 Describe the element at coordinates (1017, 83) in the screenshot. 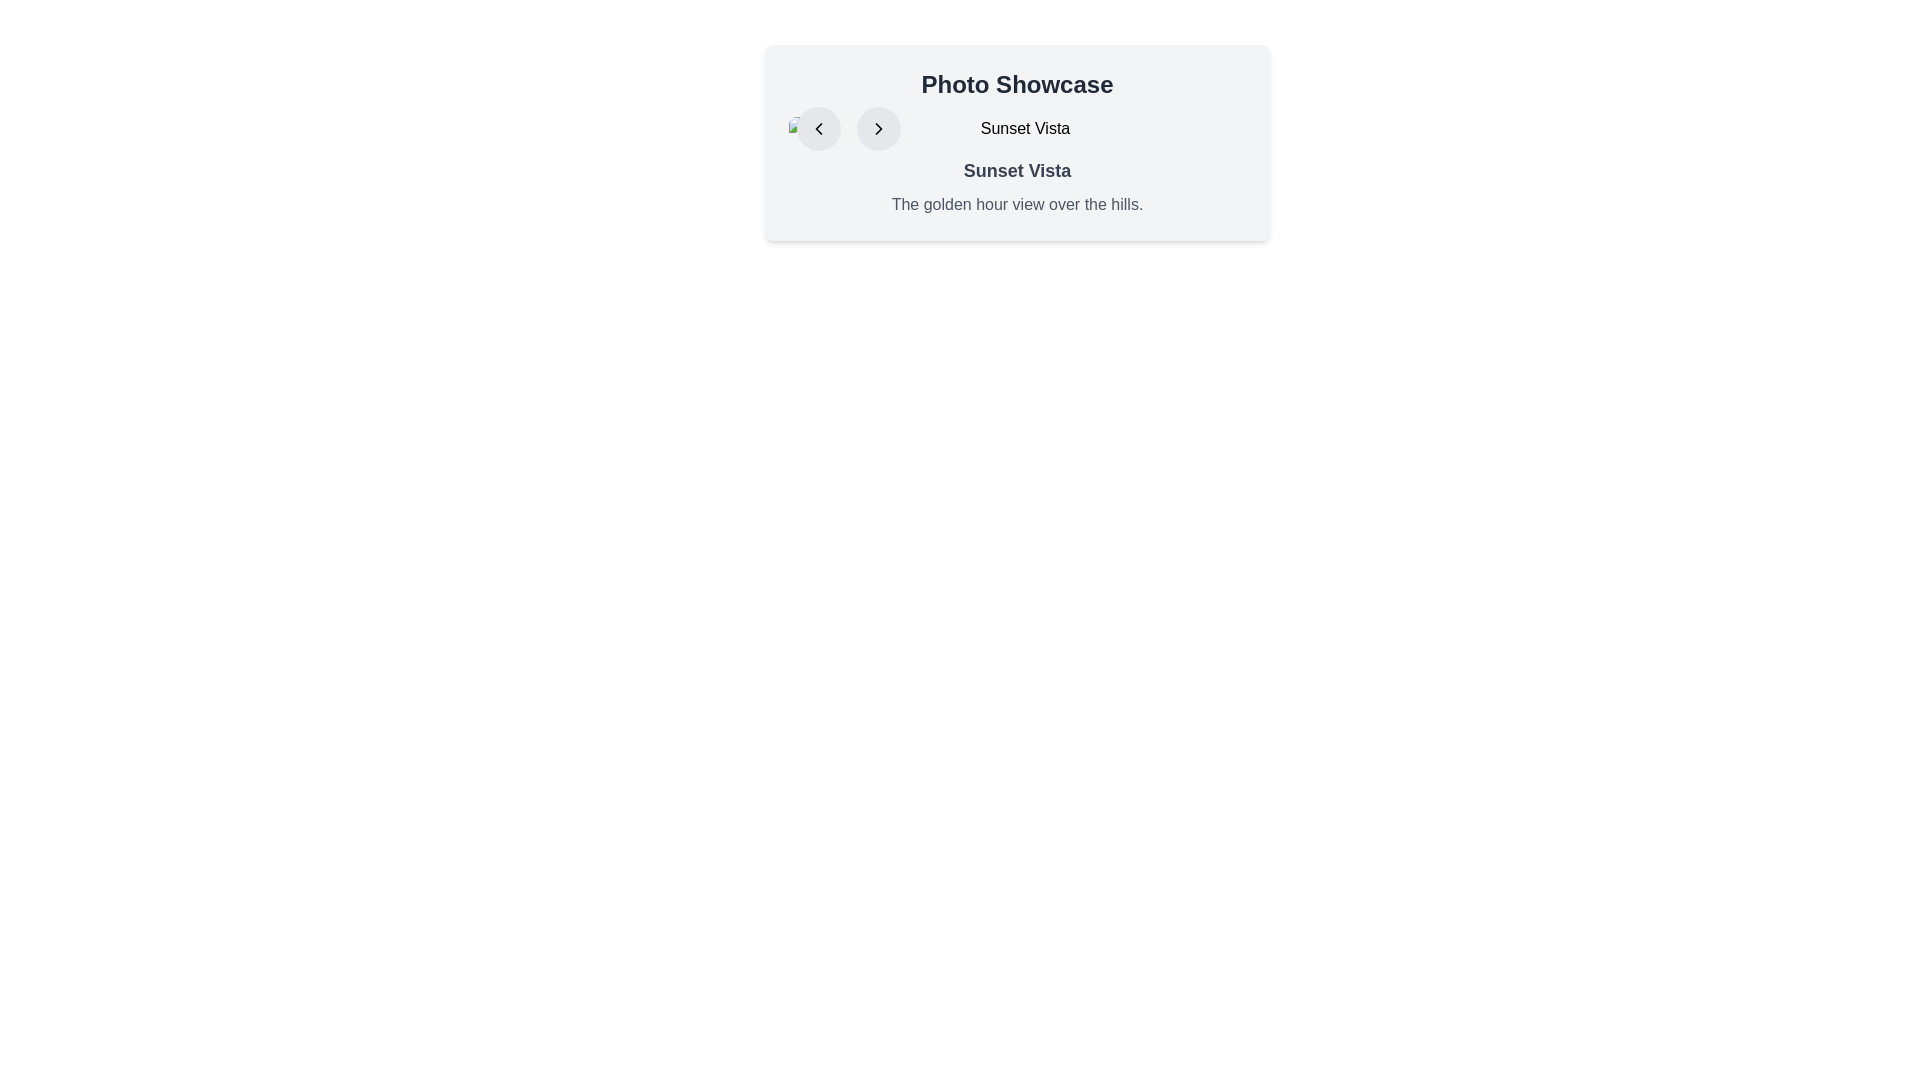

I see `the Header text element that serves as the title for the photo showcase section, located at the top of its light gray, rounded, and shadowed card` at that location.